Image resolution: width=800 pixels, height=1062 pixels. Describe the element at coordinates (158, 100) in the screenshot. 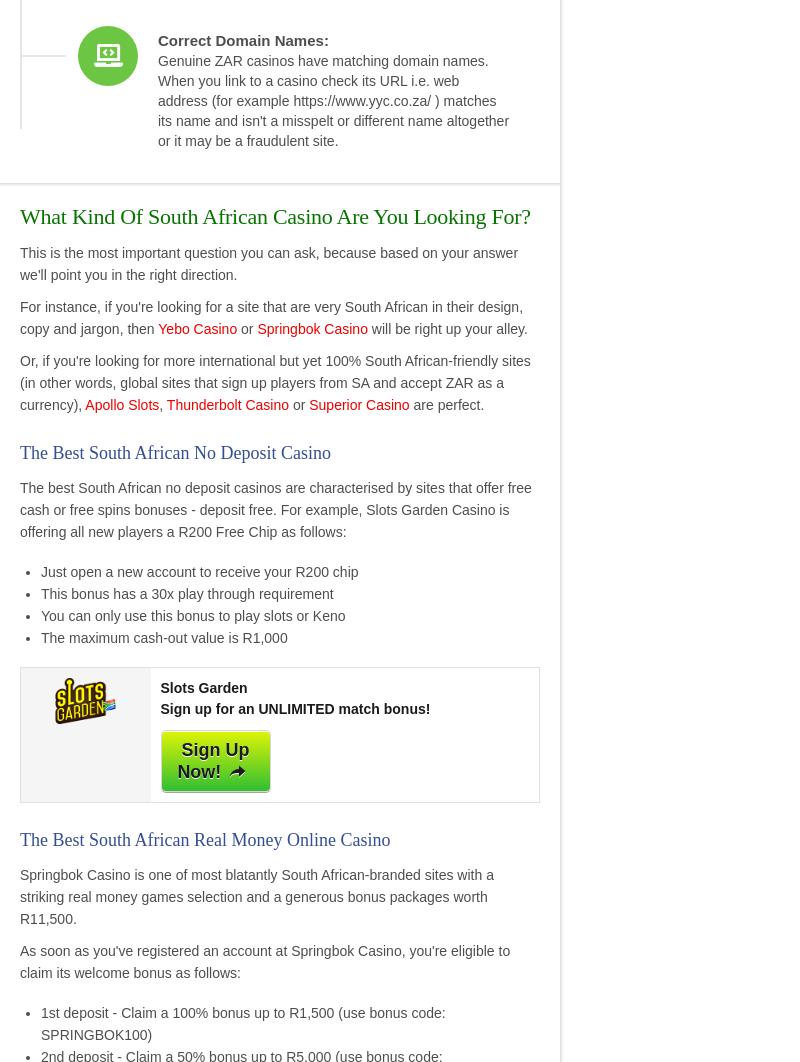

I see `'Genuine ZAR casinos have matching domain names. When you link to a casino check its URL i.e. web address (for example https://www.yyc.co.za/ ) matches its name and isn't a misspelt or different name altogether or it may be a fraudulent site.'` at that location.